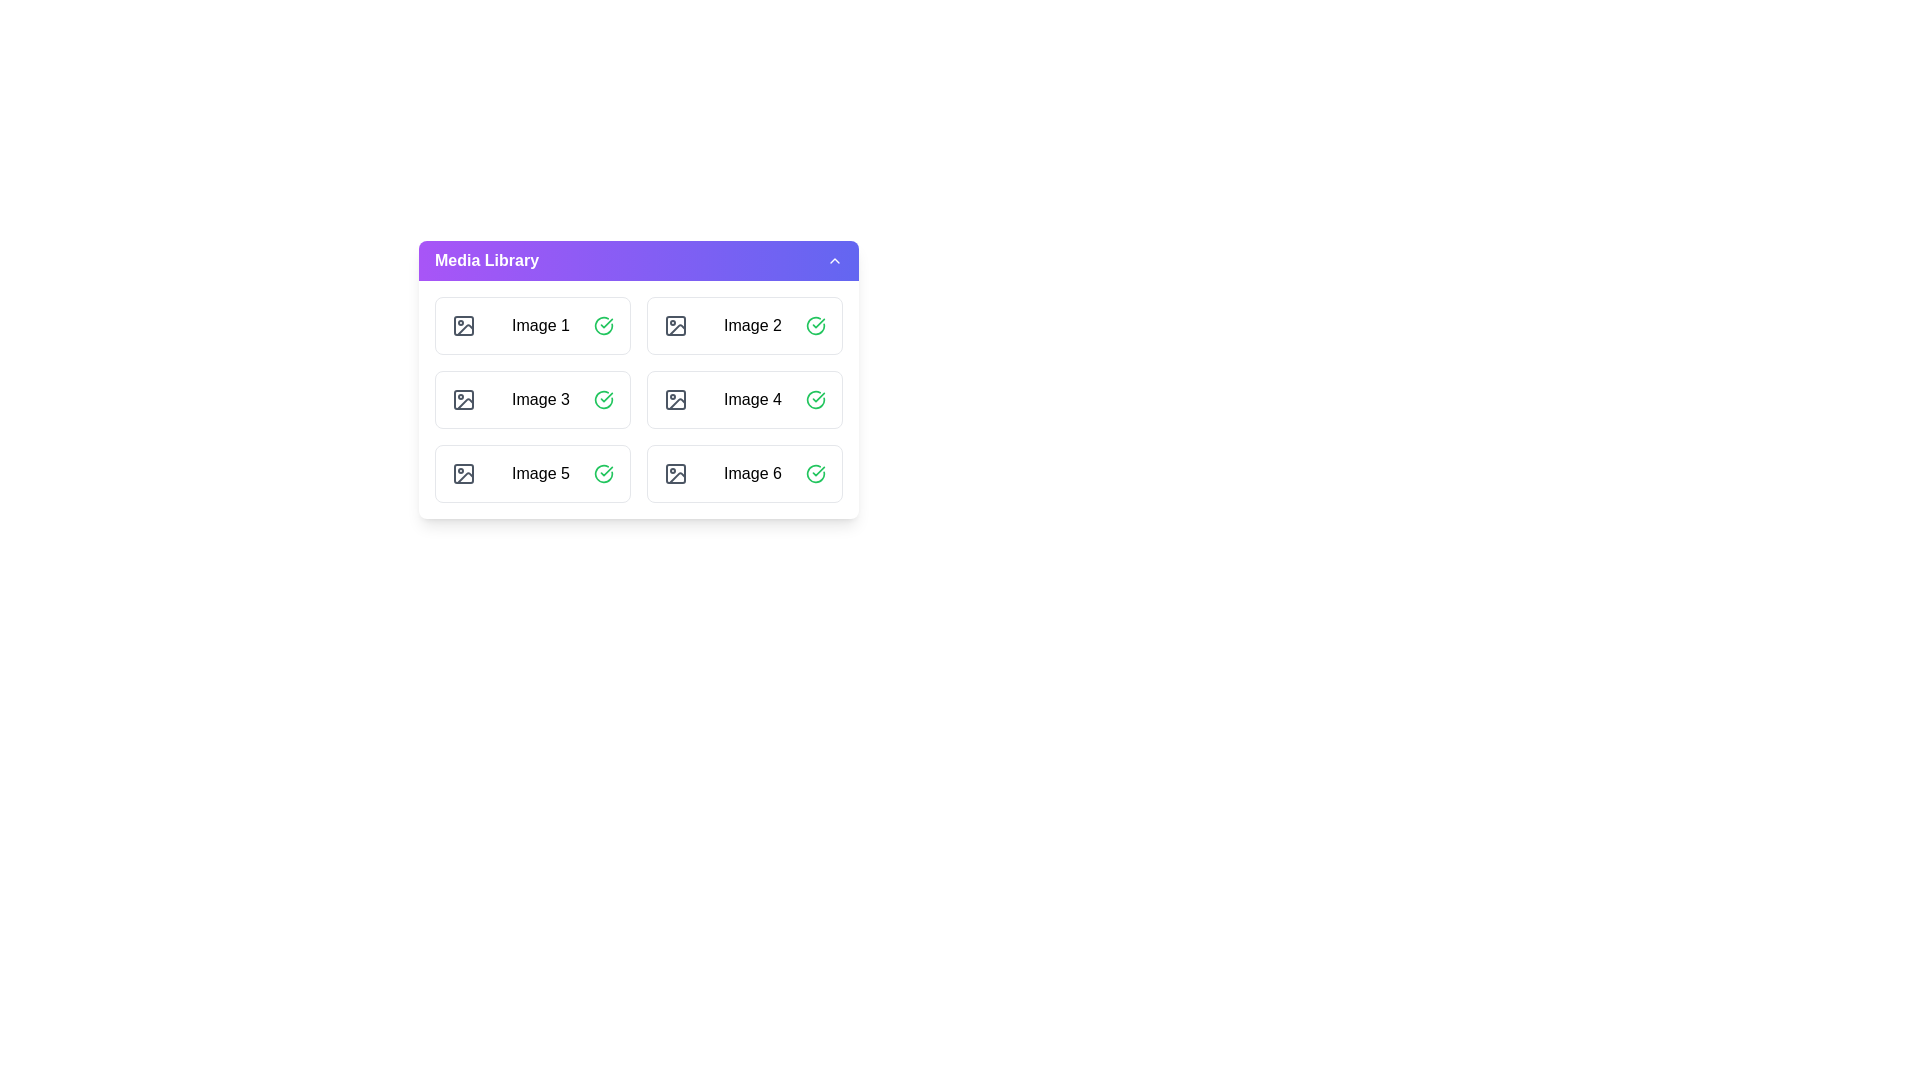 This screenshot has height=1080, width=1920. Describe the element at coordinates (532, 474) in the screenshot. I see `the image item labeled Image 5` at that location.